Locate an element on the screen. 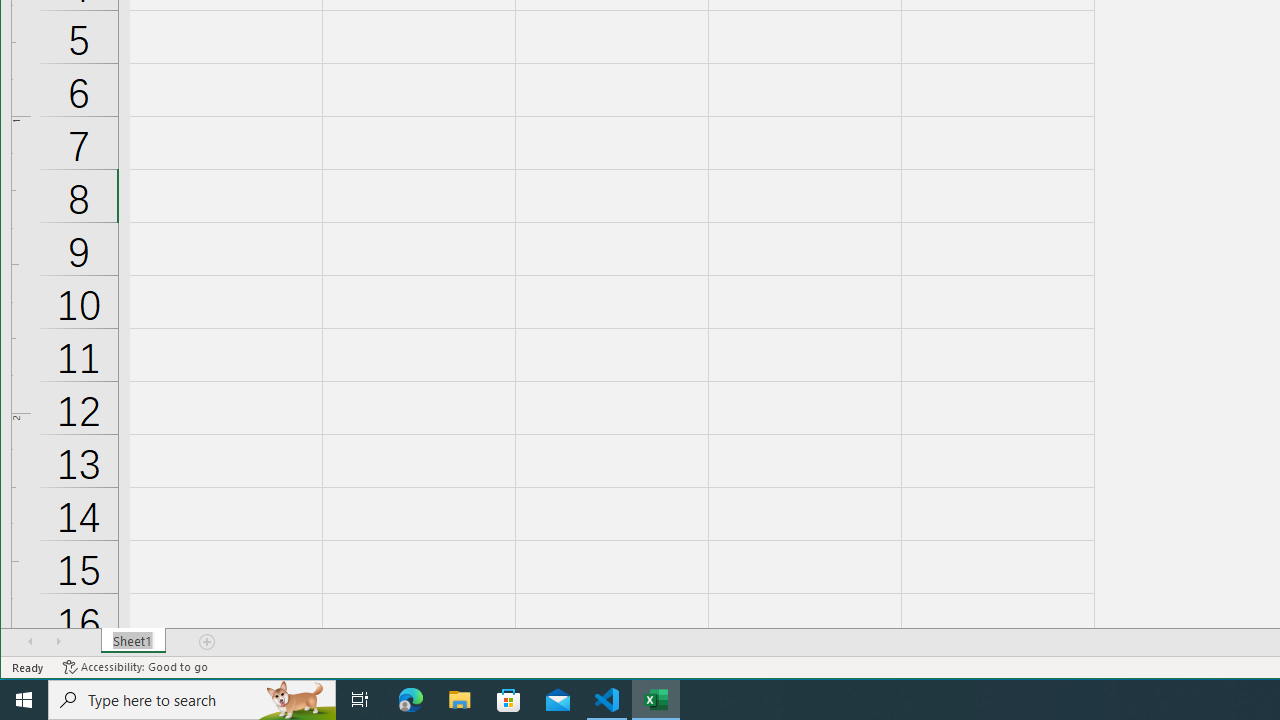 The image size is (1280, 720). 'Sheet Tab' is located at coordinates (132, 641).